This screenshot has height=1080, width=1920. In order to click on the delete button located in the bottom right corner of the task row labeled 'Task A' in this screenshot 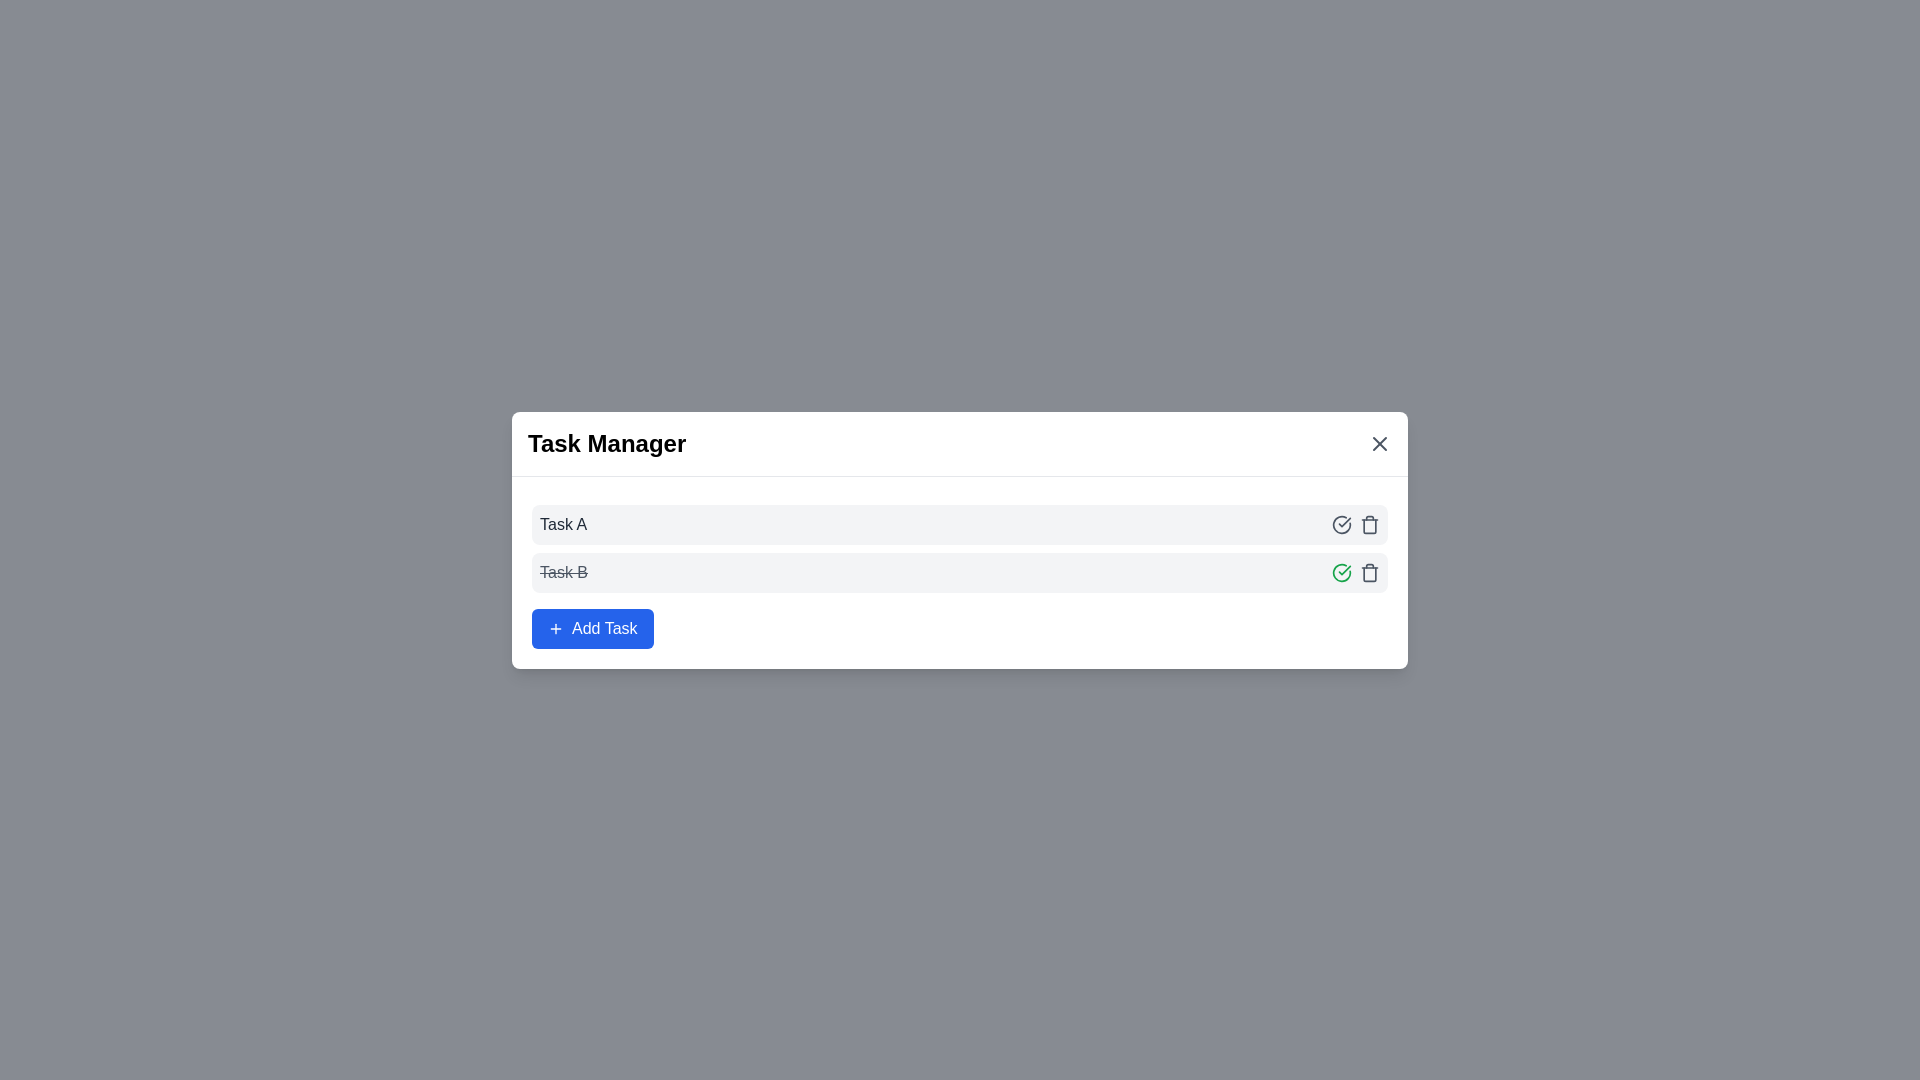, I will do `click(1368, 572)`.